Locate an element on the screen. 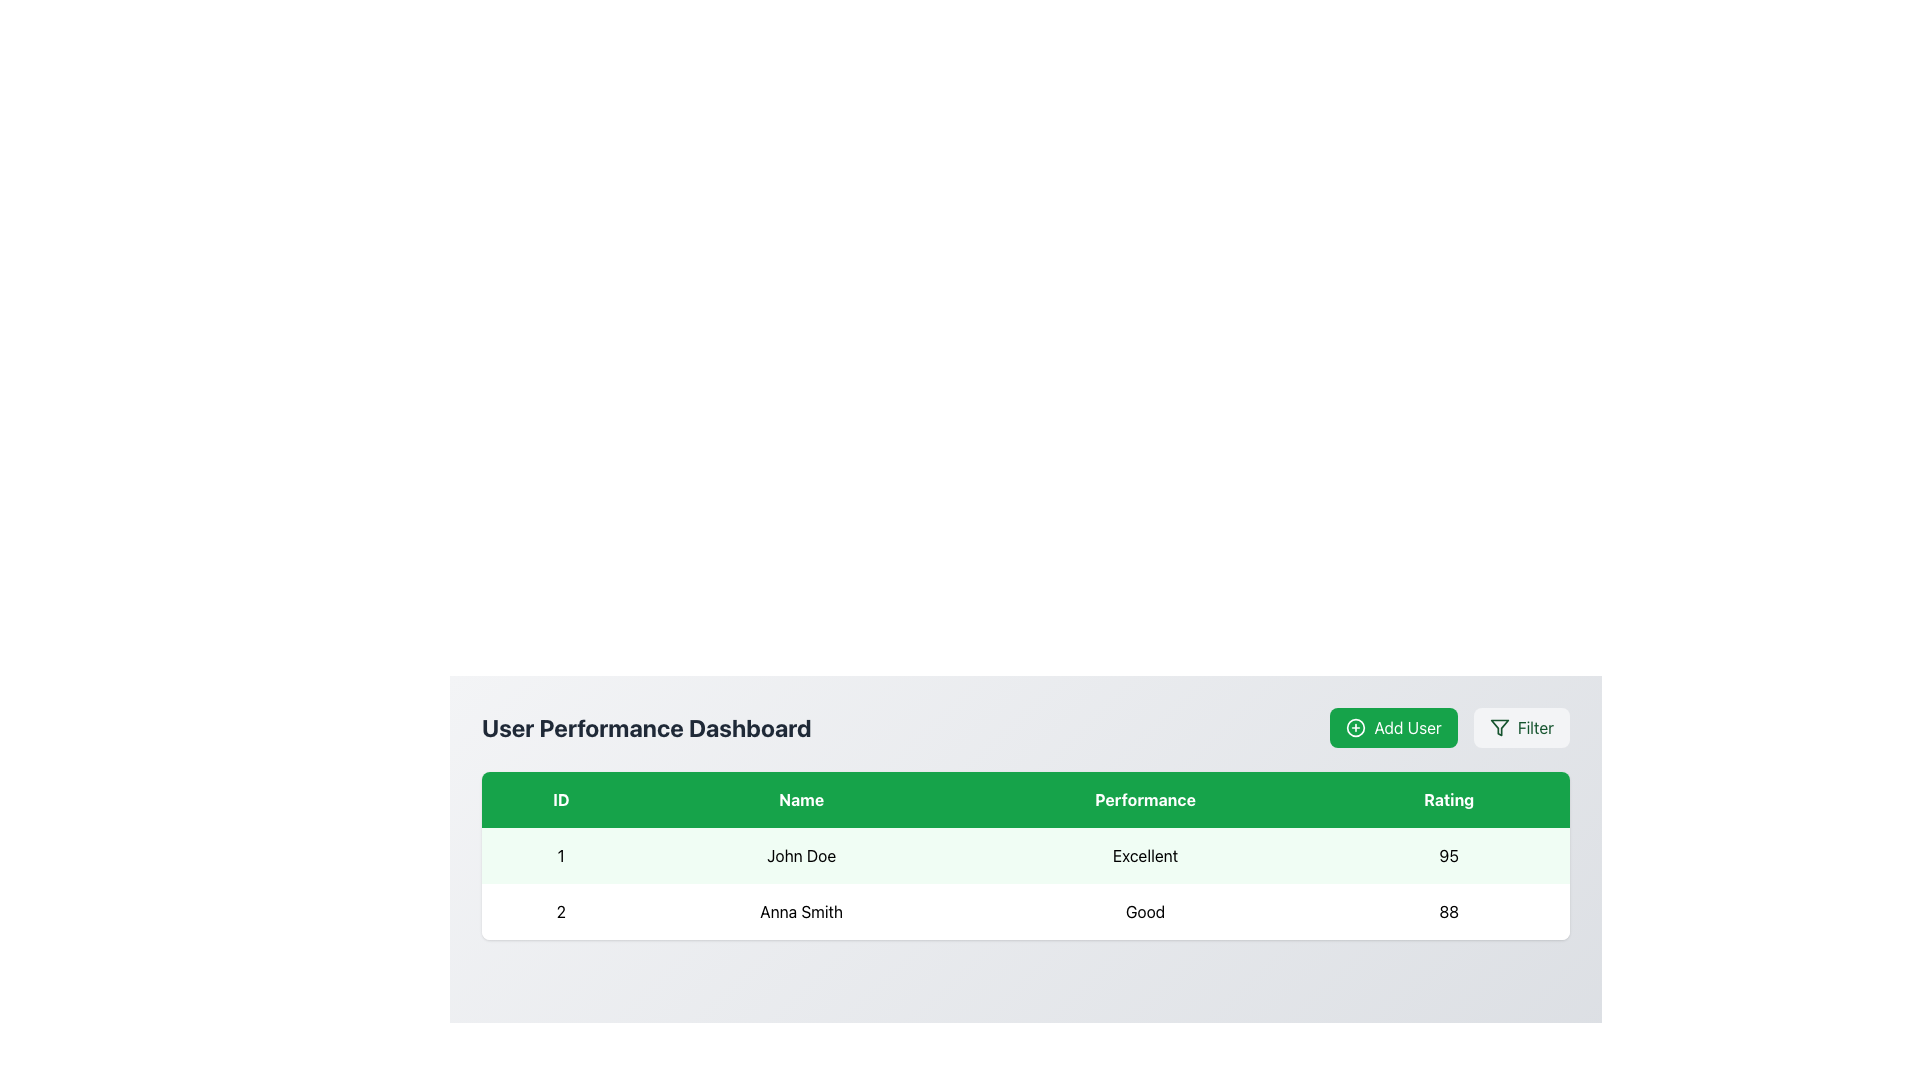 This screenshot has height=1080, width=1920. the green 'Add User' button with rounded corners located in the upper right section of the interface is located at coordinates (1393, 728).